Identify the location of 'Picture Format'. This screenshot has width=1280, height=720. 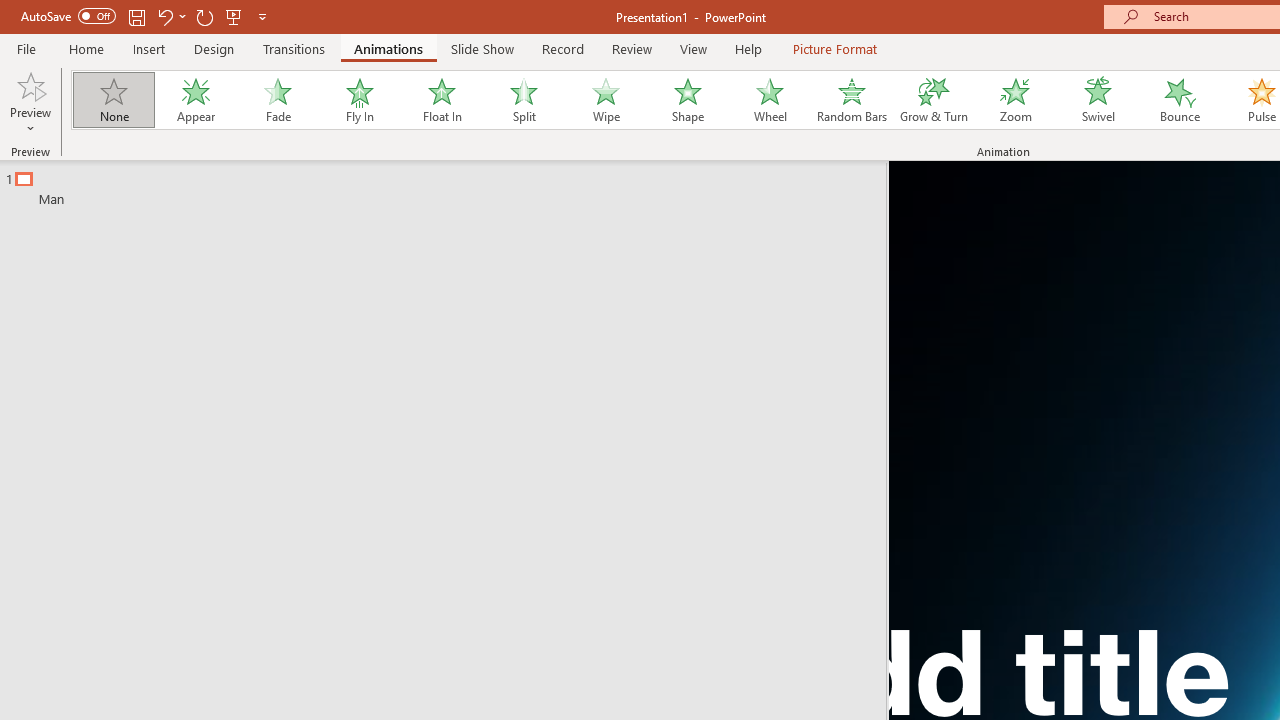
(835, 48).